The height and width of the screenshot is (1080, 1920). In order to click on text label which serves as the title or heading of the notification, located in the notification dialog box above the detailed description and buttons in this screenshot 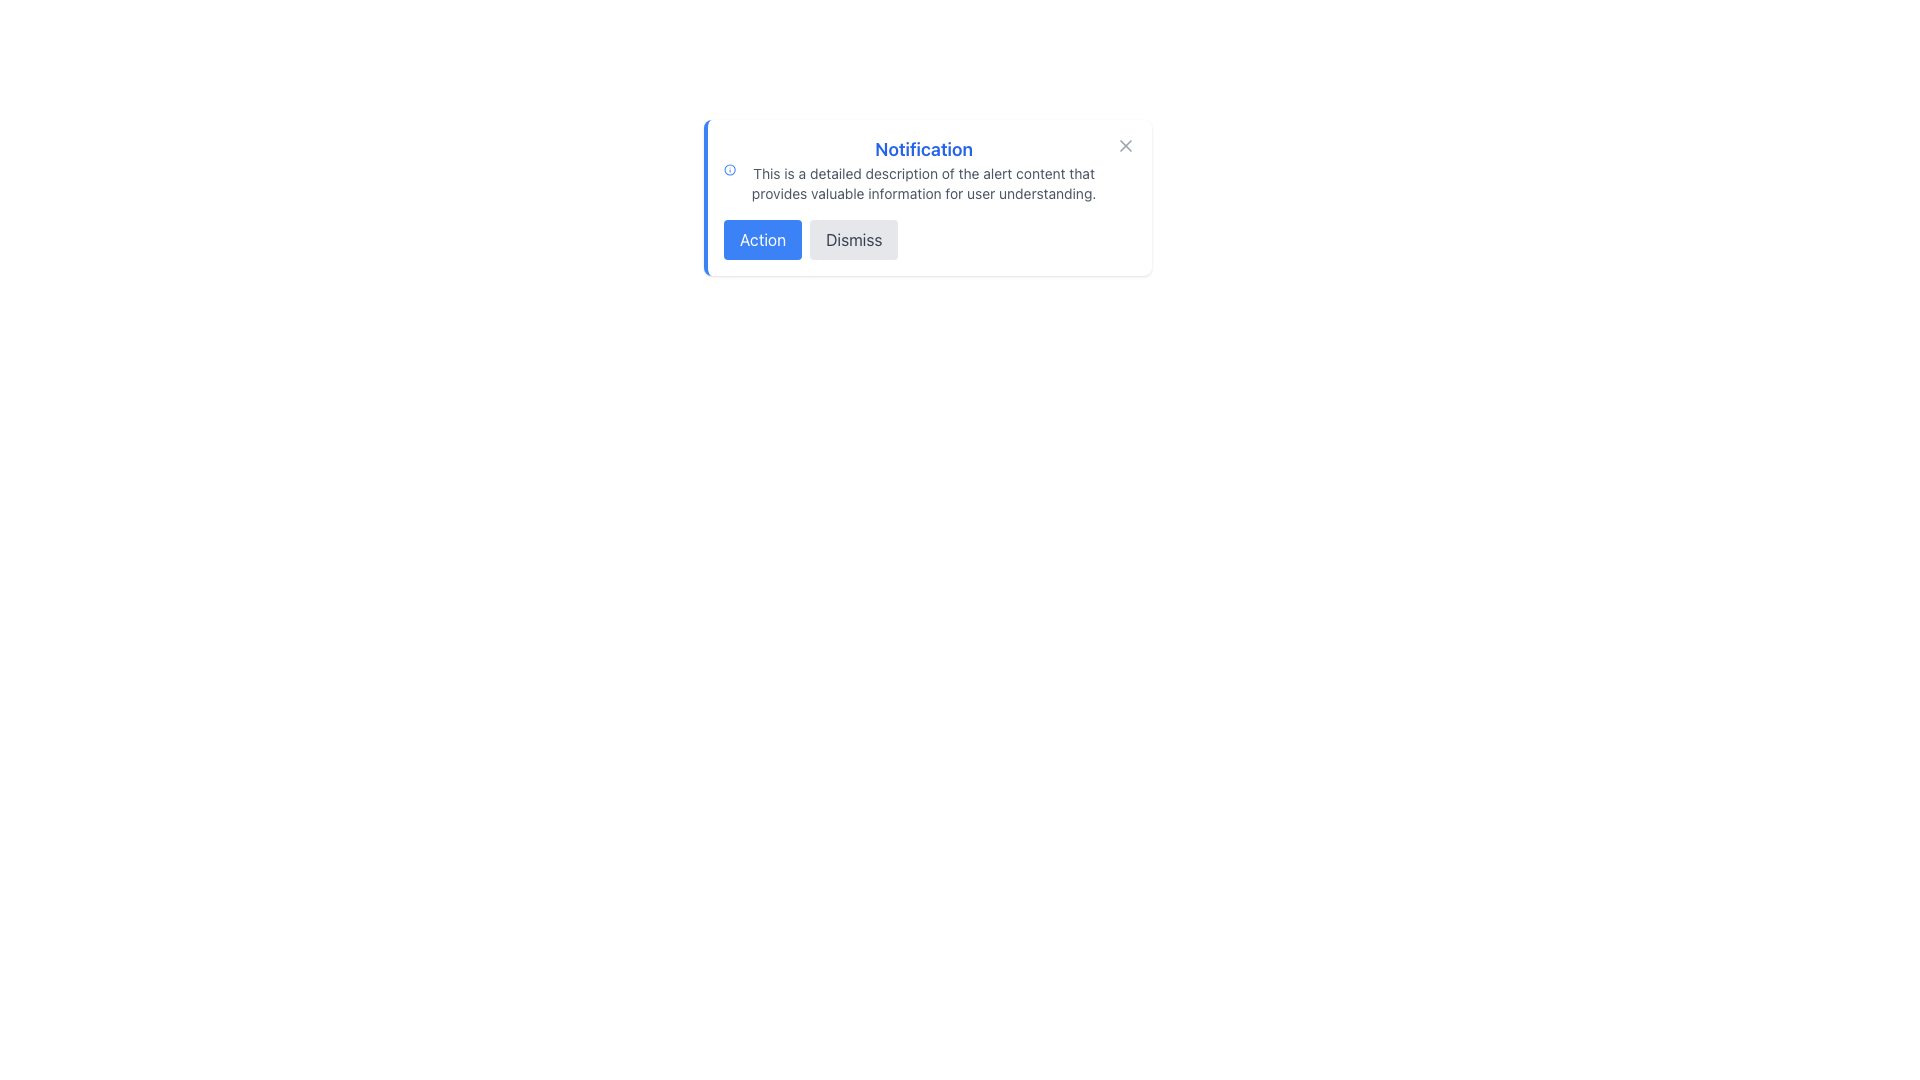, I will do `click(923, 149)`.